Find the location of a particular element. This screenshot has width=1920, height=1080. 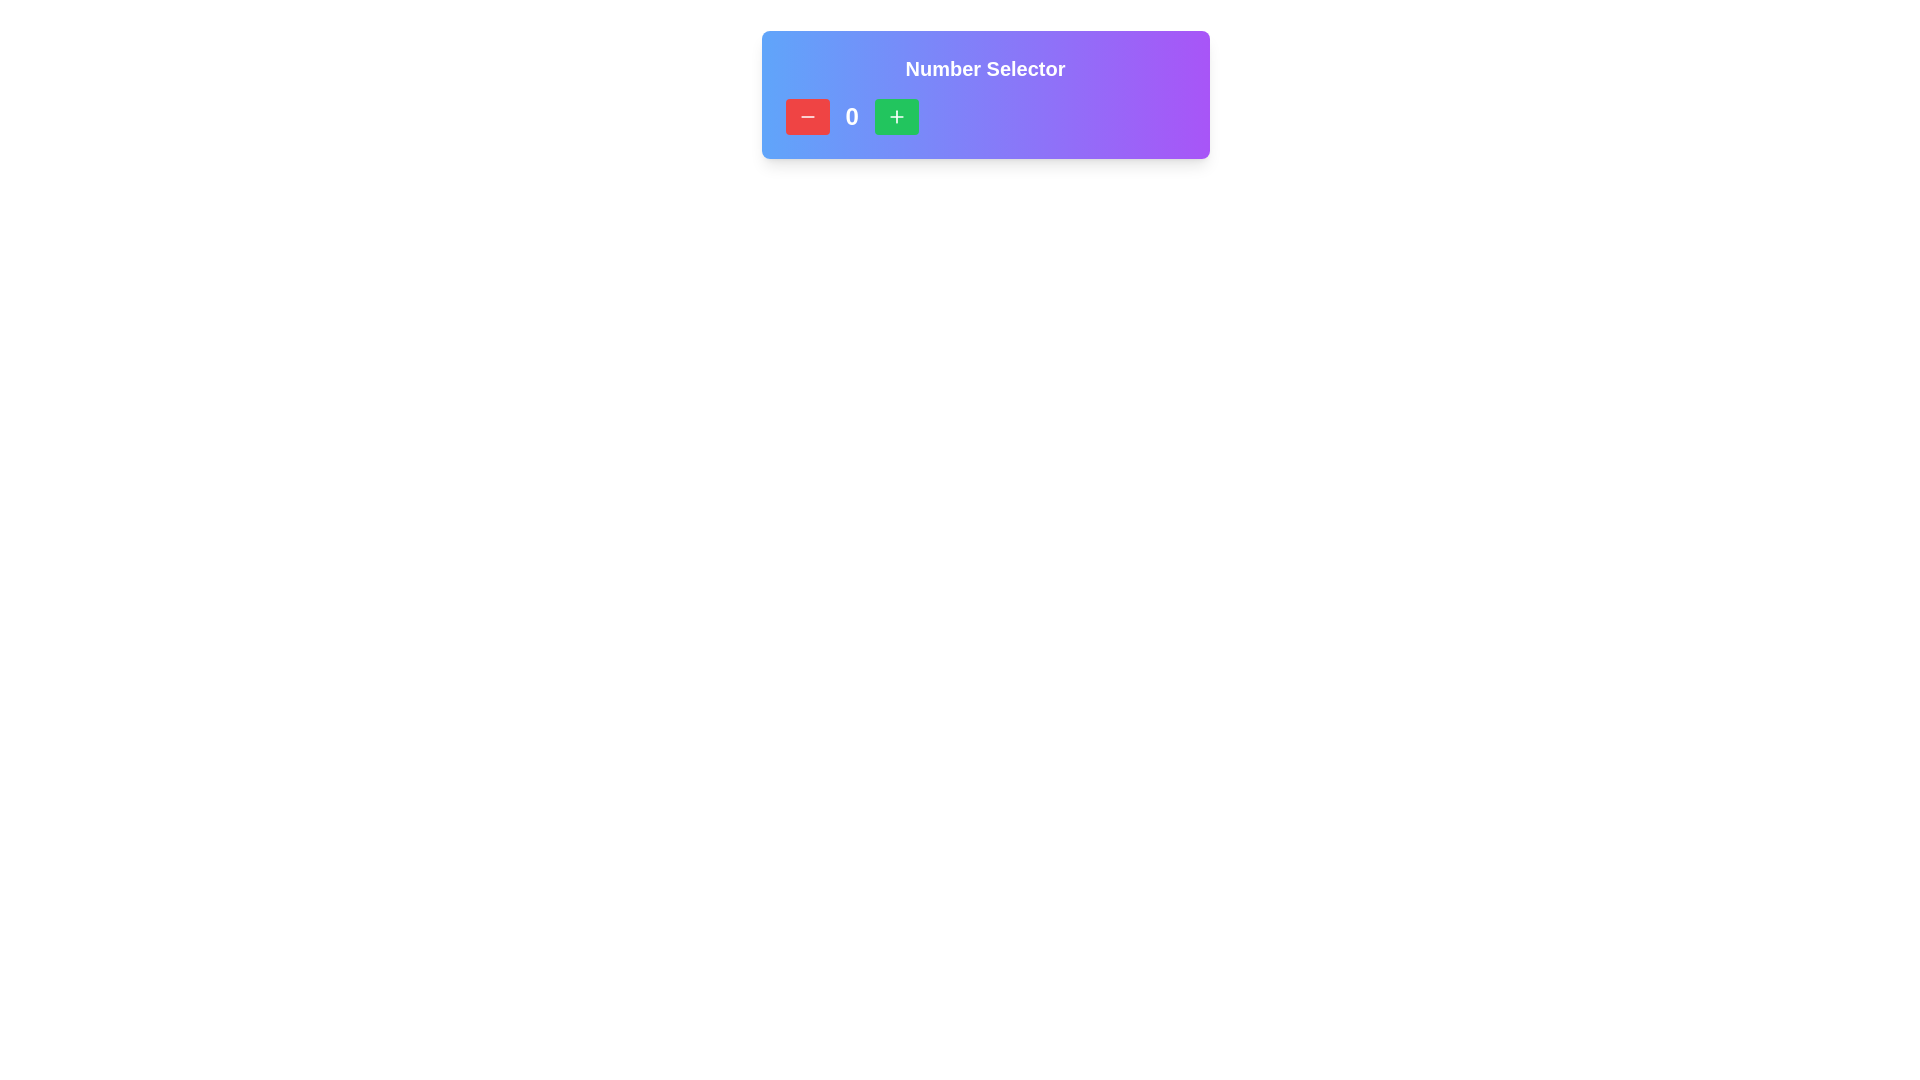

the text label that displays the current numeric value selected by the user, positioned centrally between the decrement and increment buttons is located at coordinates (852, 116).